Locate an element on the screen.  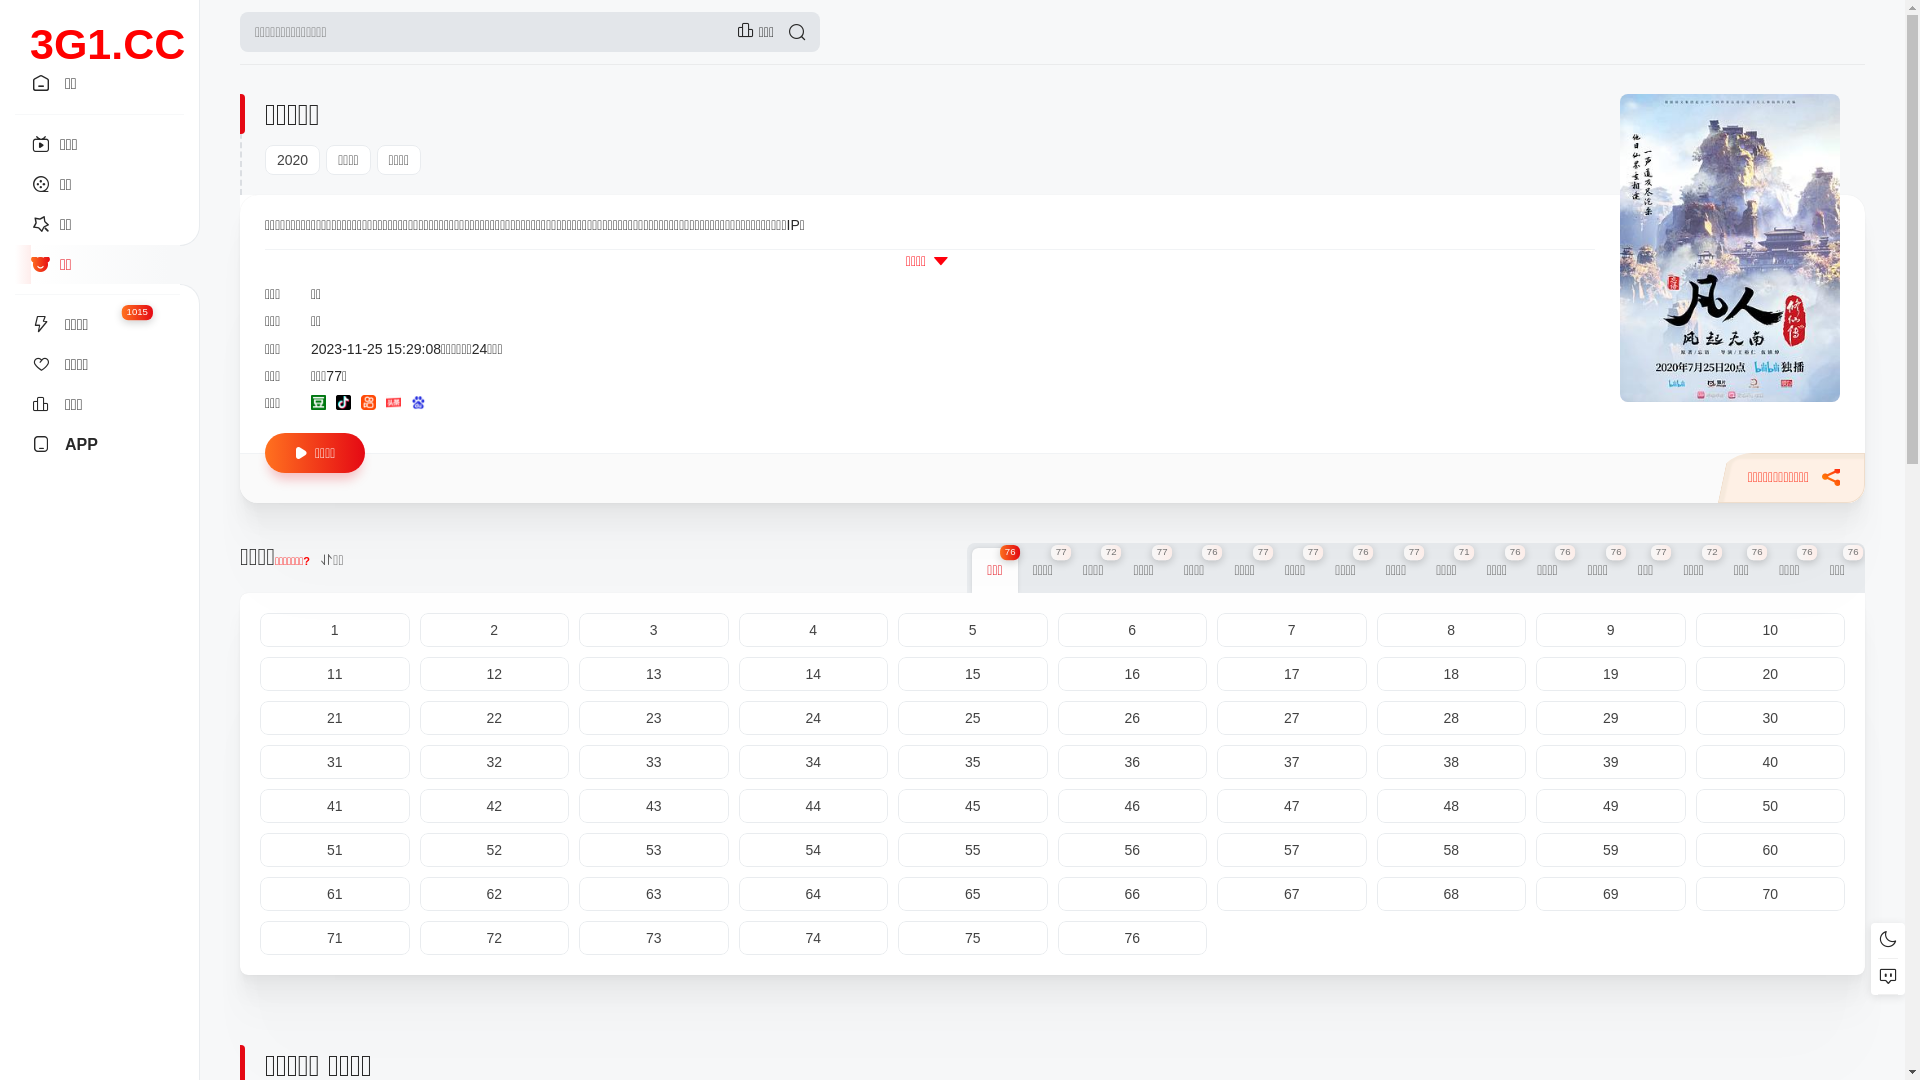
'2020' is located at coordinates (291, 158).